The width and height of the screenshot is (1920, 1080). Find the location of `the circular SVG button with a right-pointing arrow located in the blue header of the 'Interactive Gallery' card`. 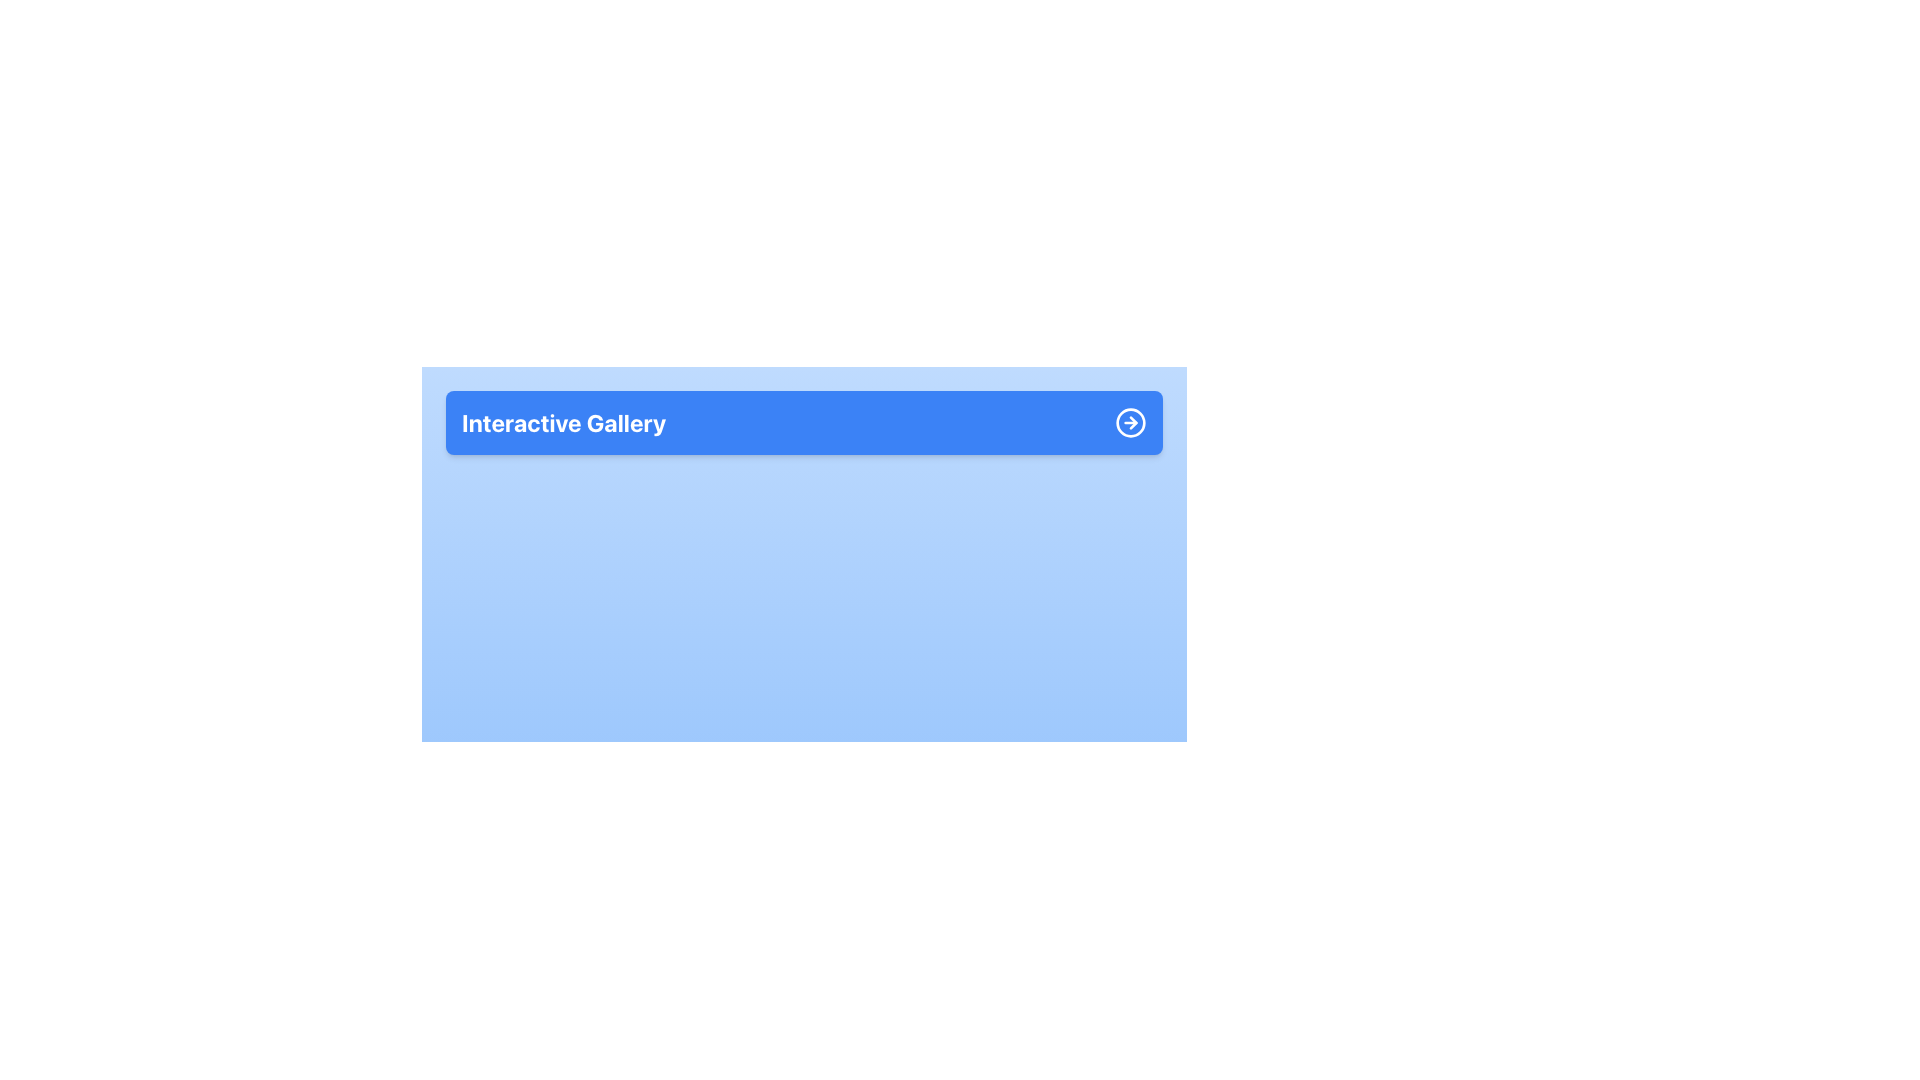

the circular SVG button with a right-pointing arrow located in the blue header of the 'Interactive Gallery' card is located at coordinates (1131, 422).